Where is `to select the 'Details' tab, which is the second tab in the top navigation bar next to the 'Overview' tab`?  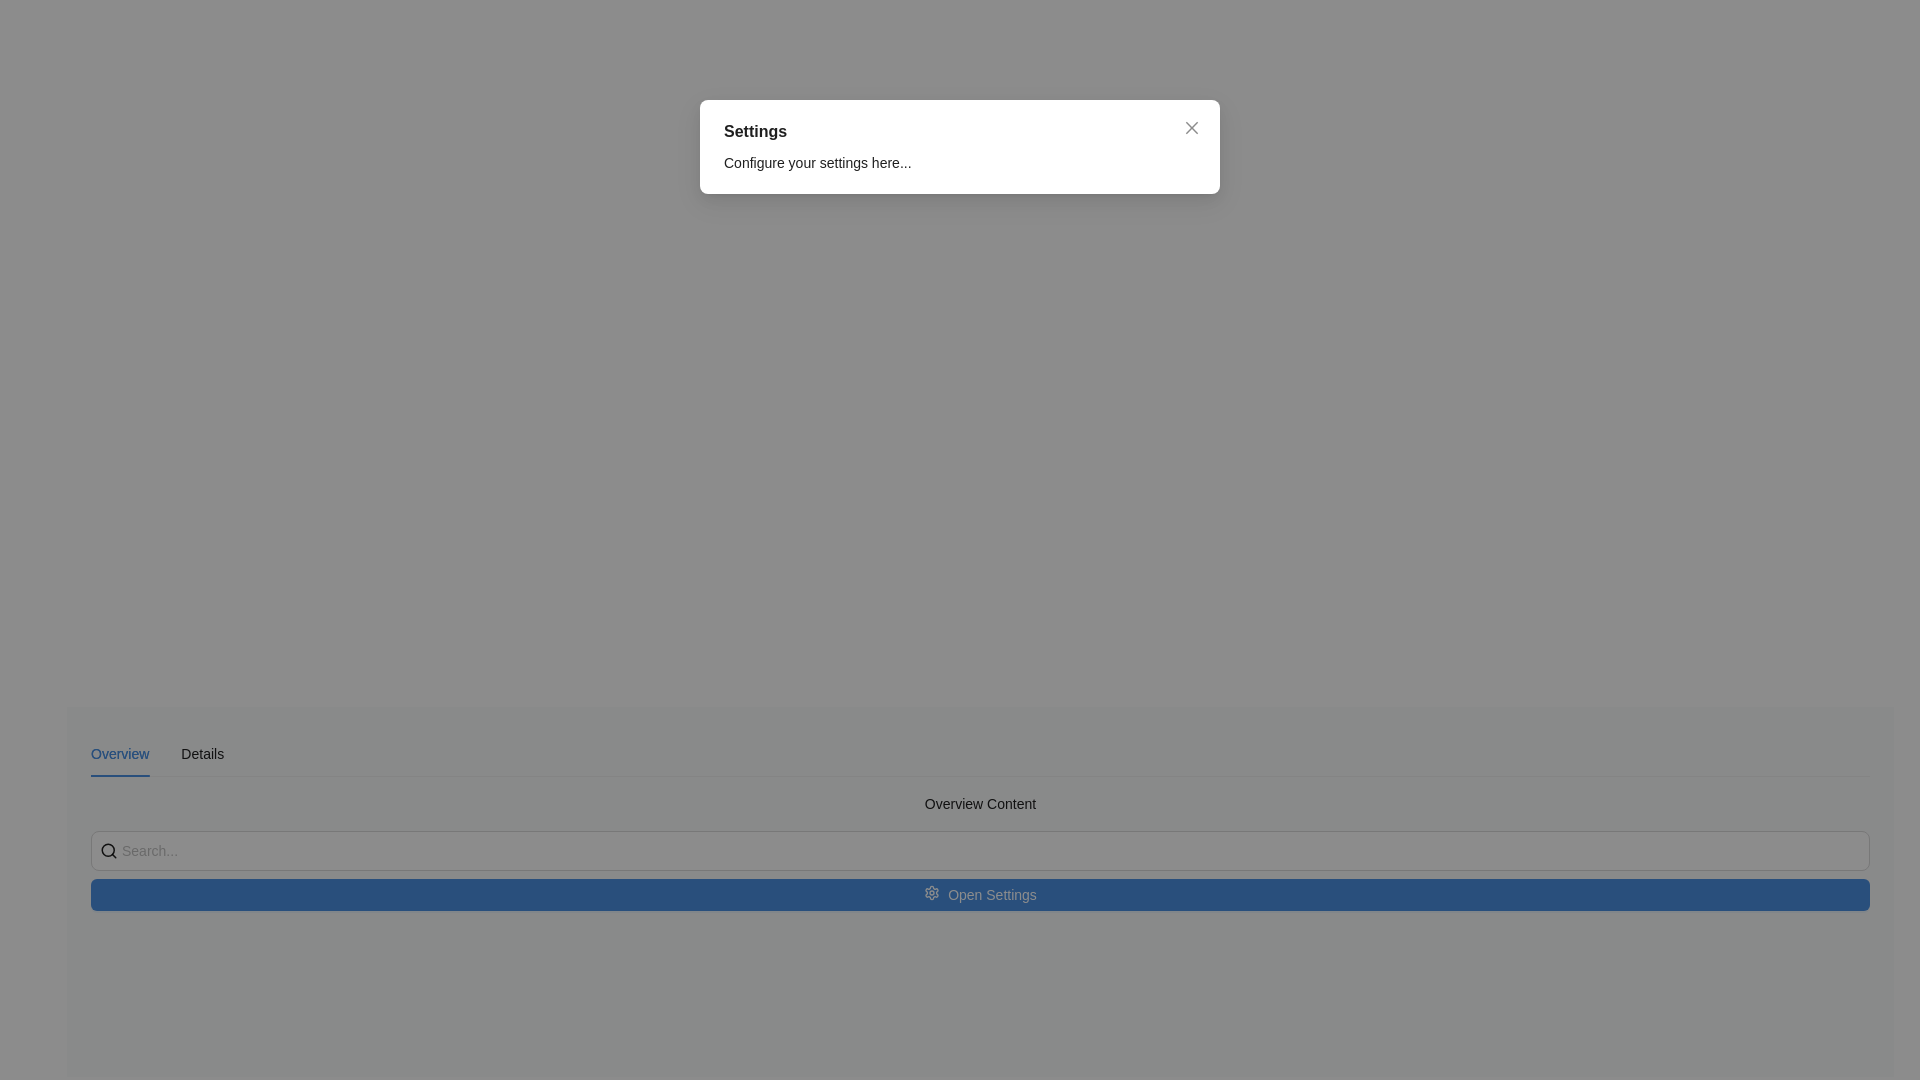 to select the 'Details' tab, which is the second tab in the top navigation bar next to the 'Overview' tab is located at coordinates (202, 753).